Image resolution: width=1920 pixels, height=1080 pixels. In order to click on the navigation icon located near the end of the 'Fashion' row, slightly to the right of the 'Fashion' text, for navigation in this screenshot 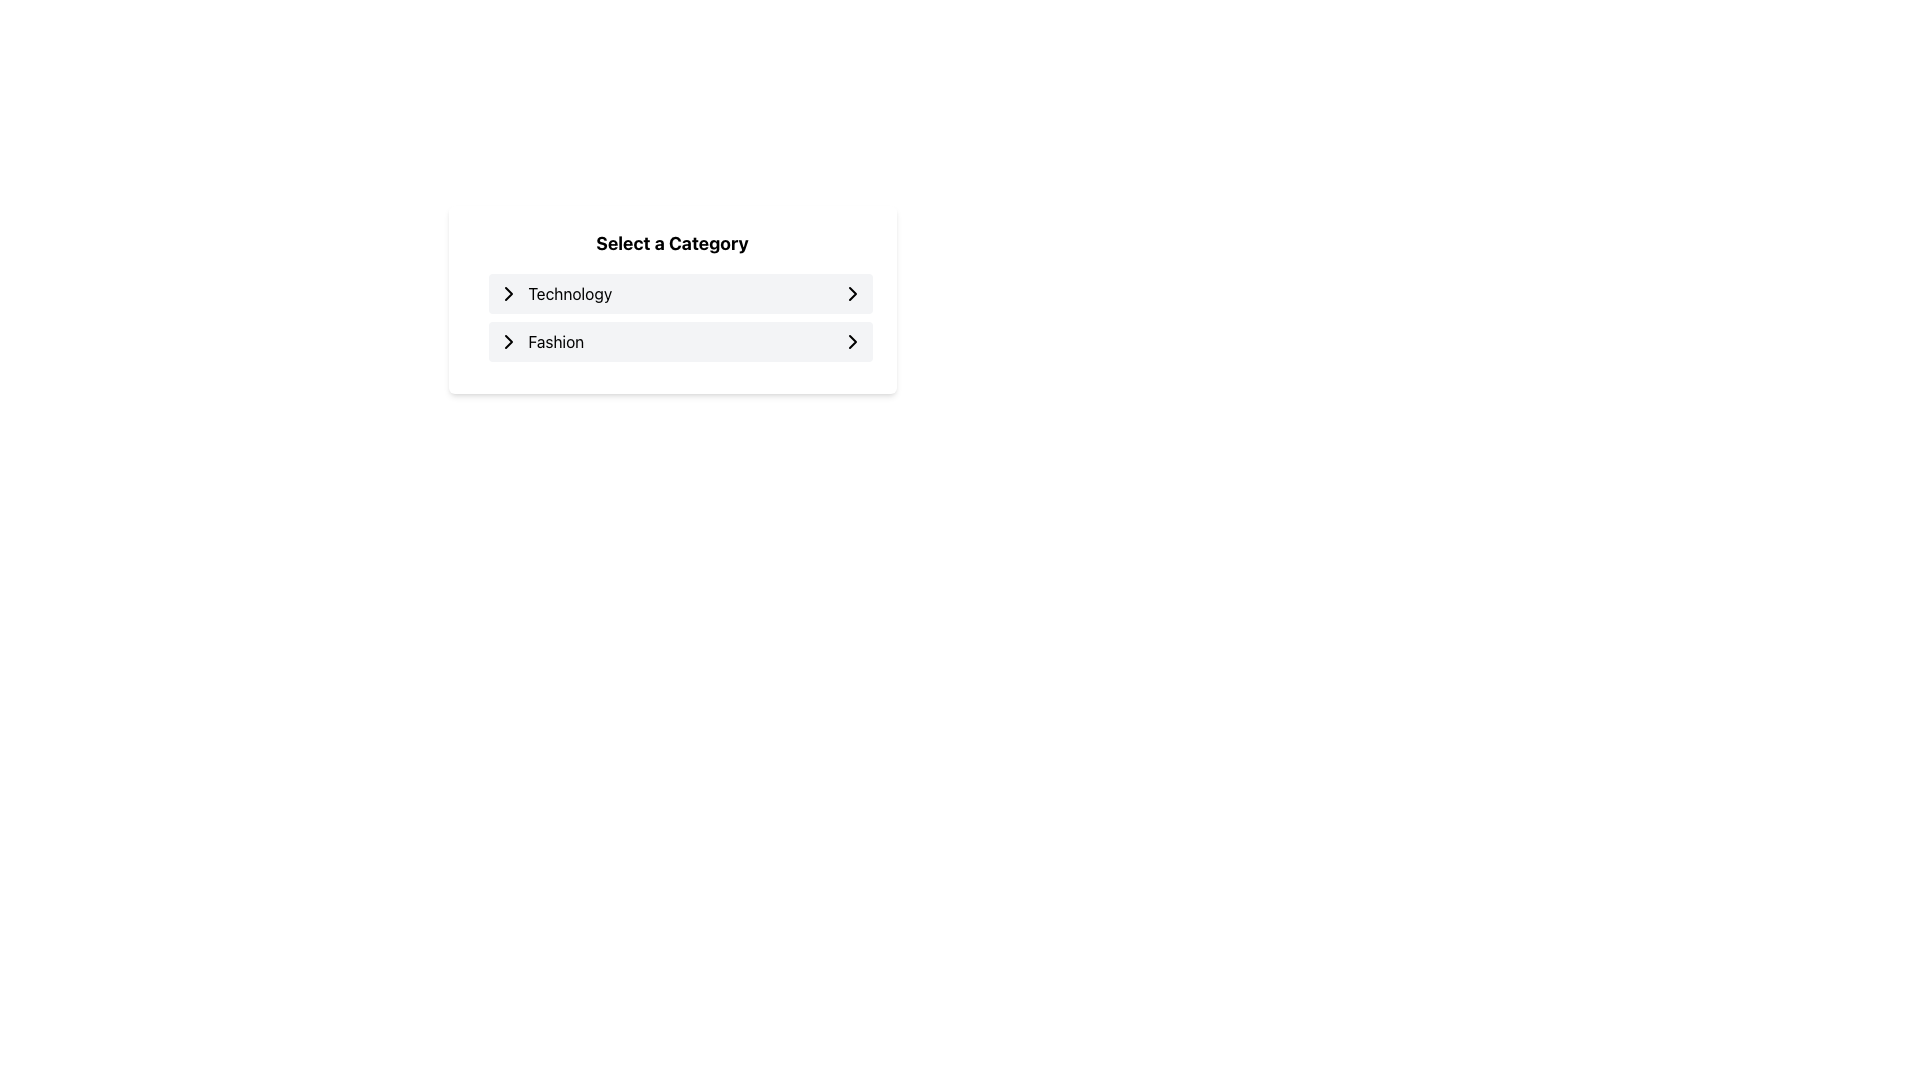, I will do `click(508, 341)`.